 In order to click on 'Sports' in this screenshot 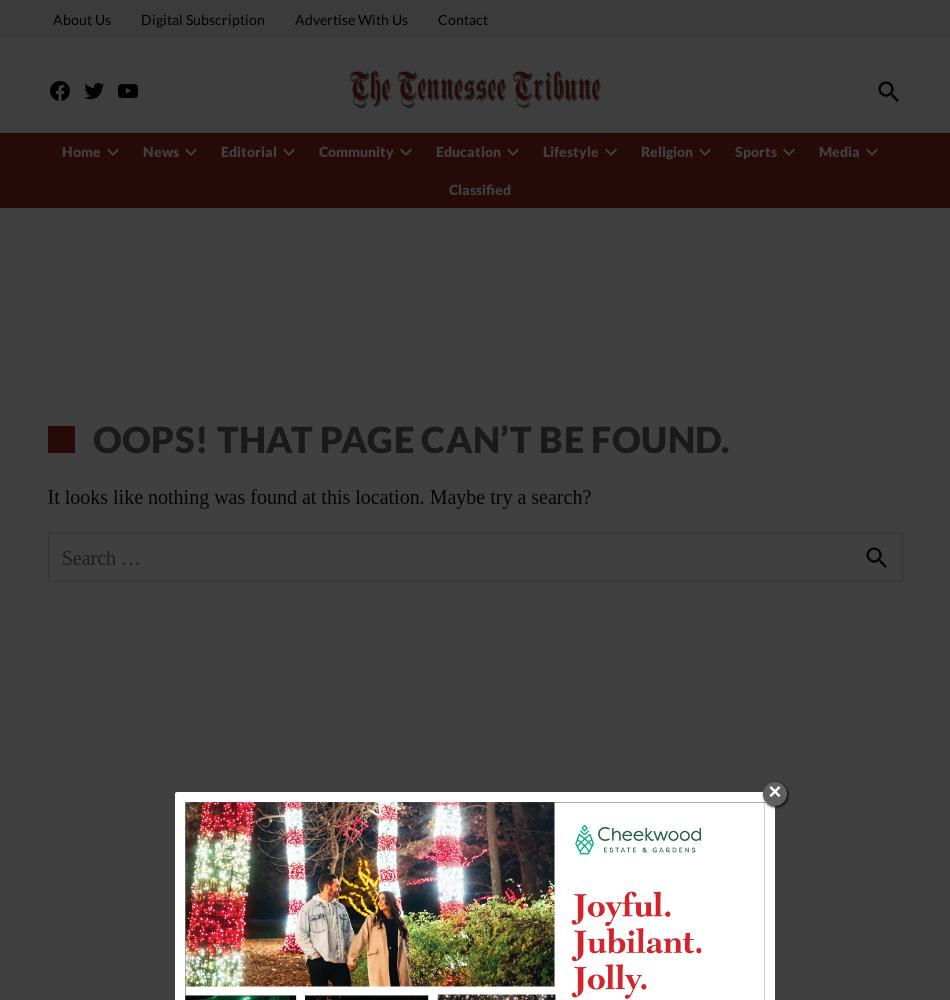, I will do `click(753, 151)`.